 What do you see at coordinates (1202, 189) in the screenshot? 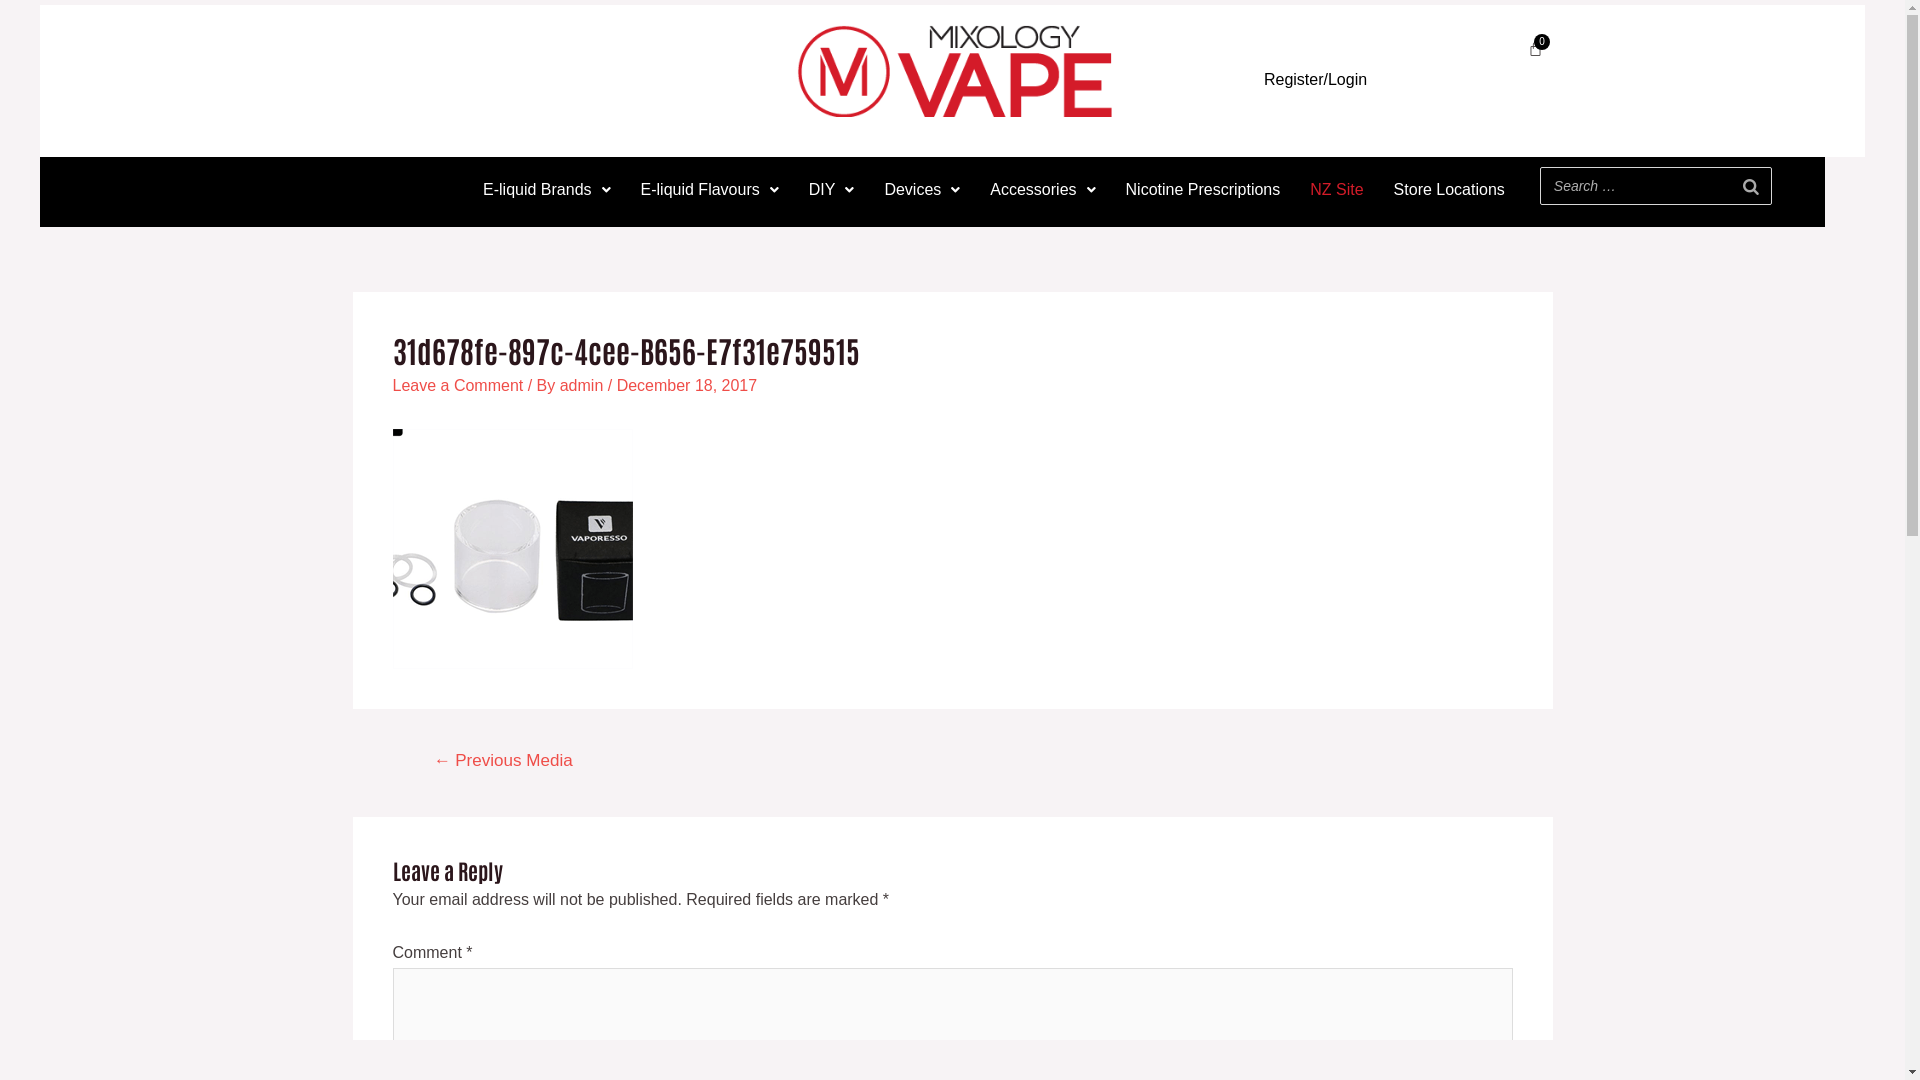
I see `'Nicotine Prescriptions'` at bounding box center [1202, 189].